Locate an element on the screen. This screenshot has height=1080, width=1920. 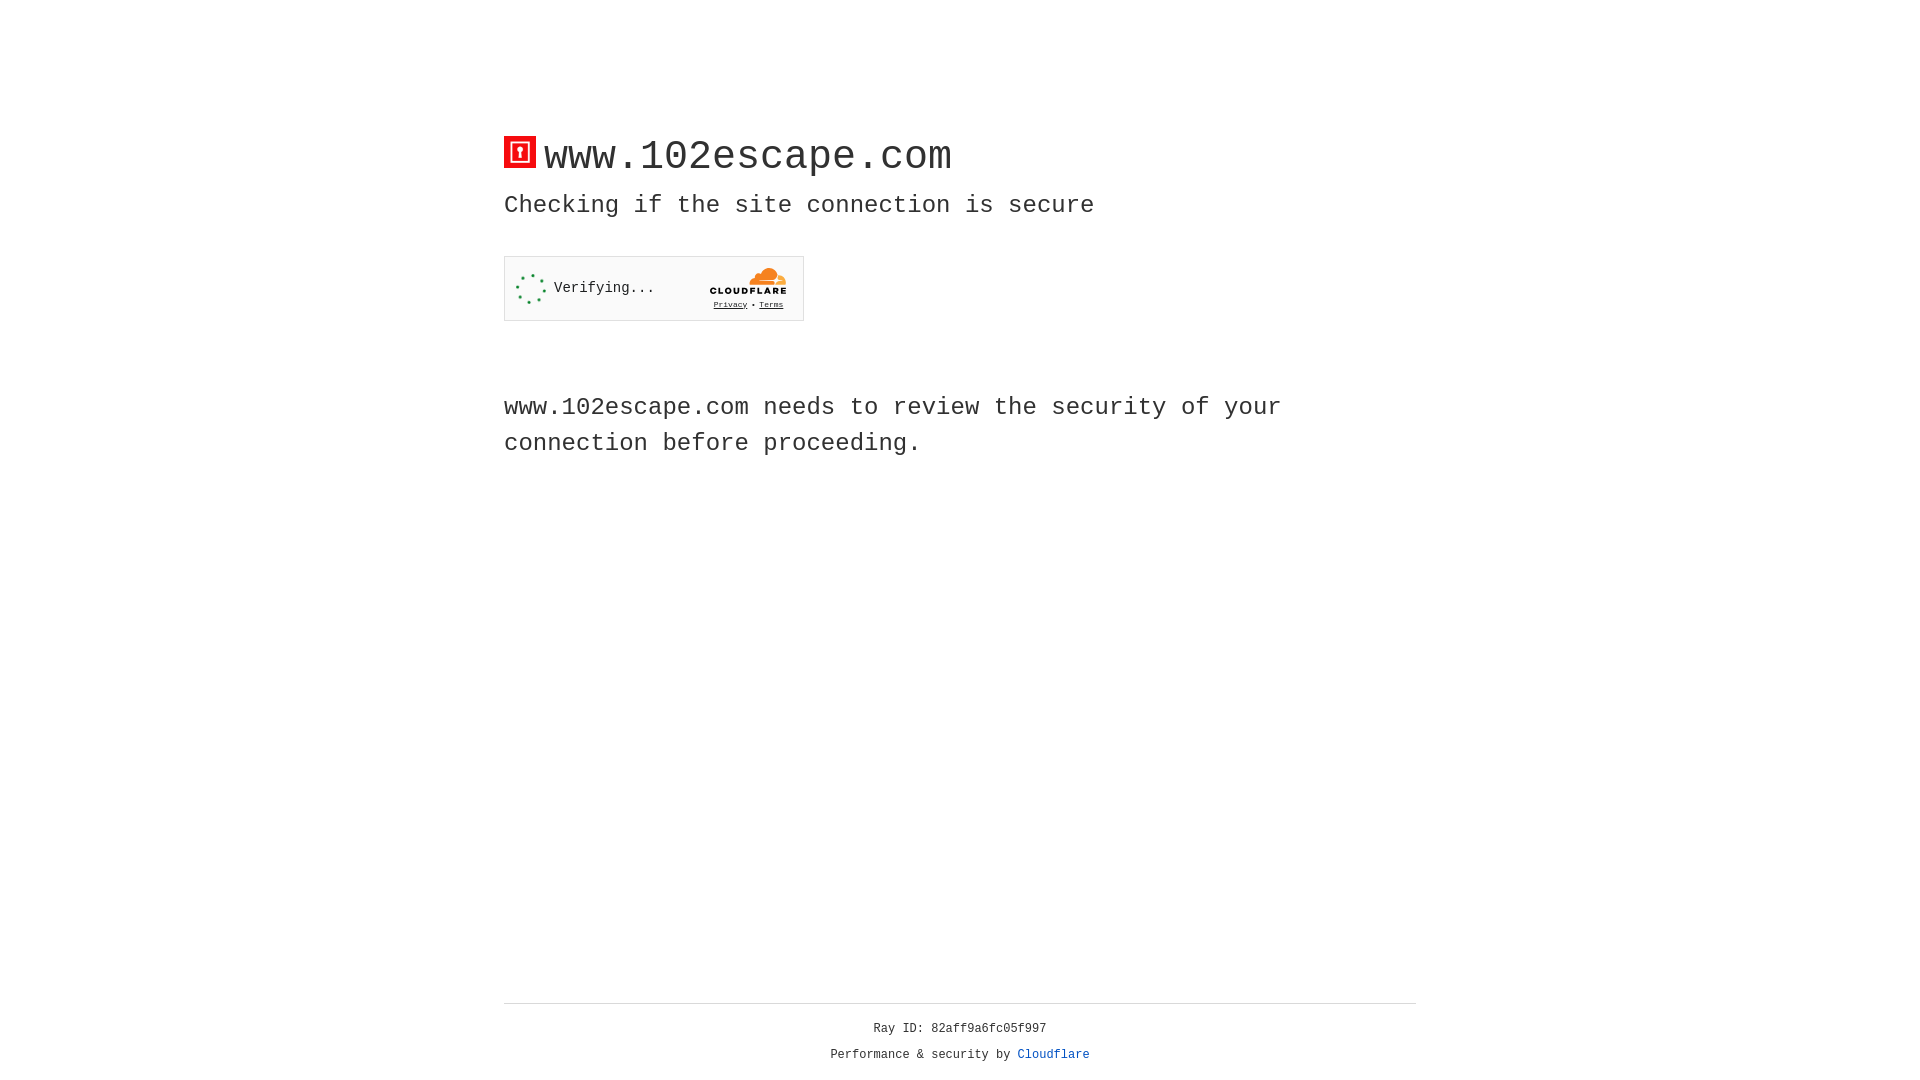
'Widget containing a Cloudflare security challenge' is located at coordinates (653, 288).